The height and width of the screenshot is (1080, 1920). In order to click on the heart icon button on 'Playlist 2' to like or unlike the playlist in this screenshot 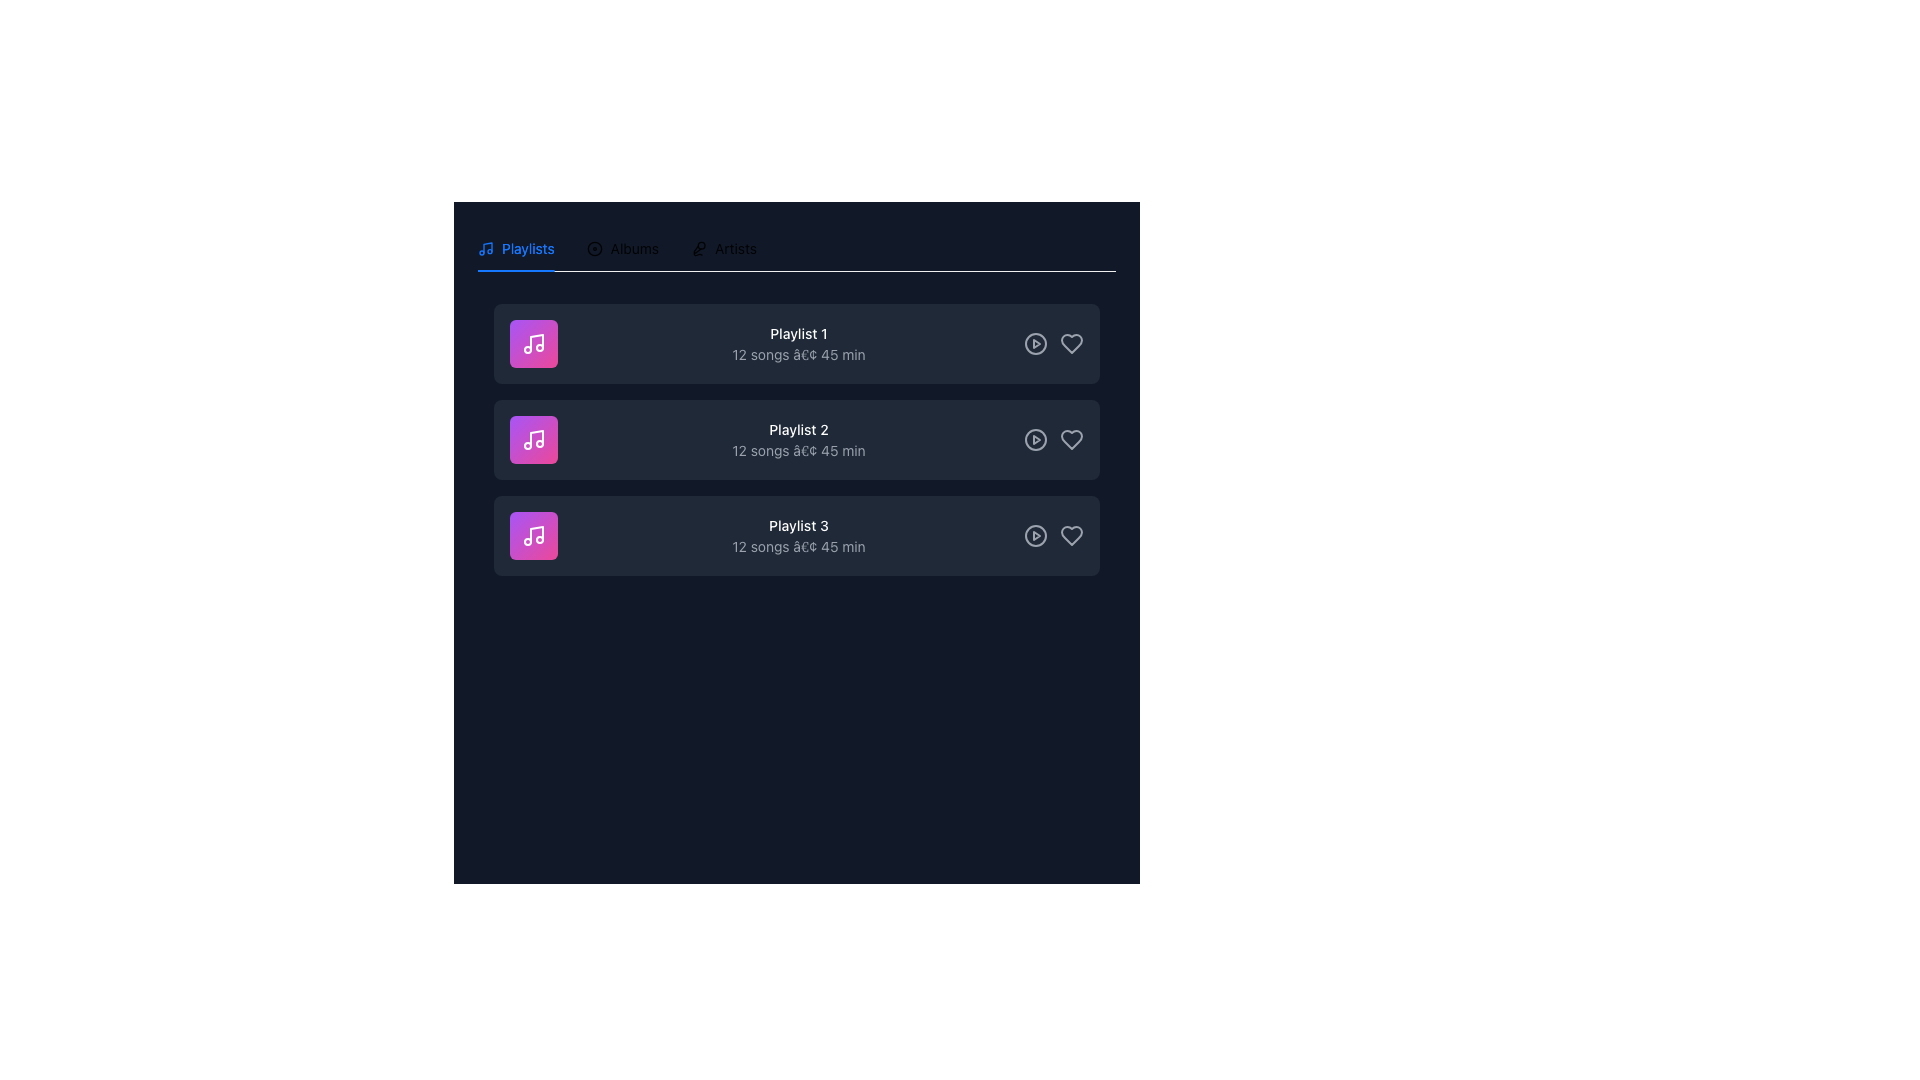, I will do `click(1070, 438)`.